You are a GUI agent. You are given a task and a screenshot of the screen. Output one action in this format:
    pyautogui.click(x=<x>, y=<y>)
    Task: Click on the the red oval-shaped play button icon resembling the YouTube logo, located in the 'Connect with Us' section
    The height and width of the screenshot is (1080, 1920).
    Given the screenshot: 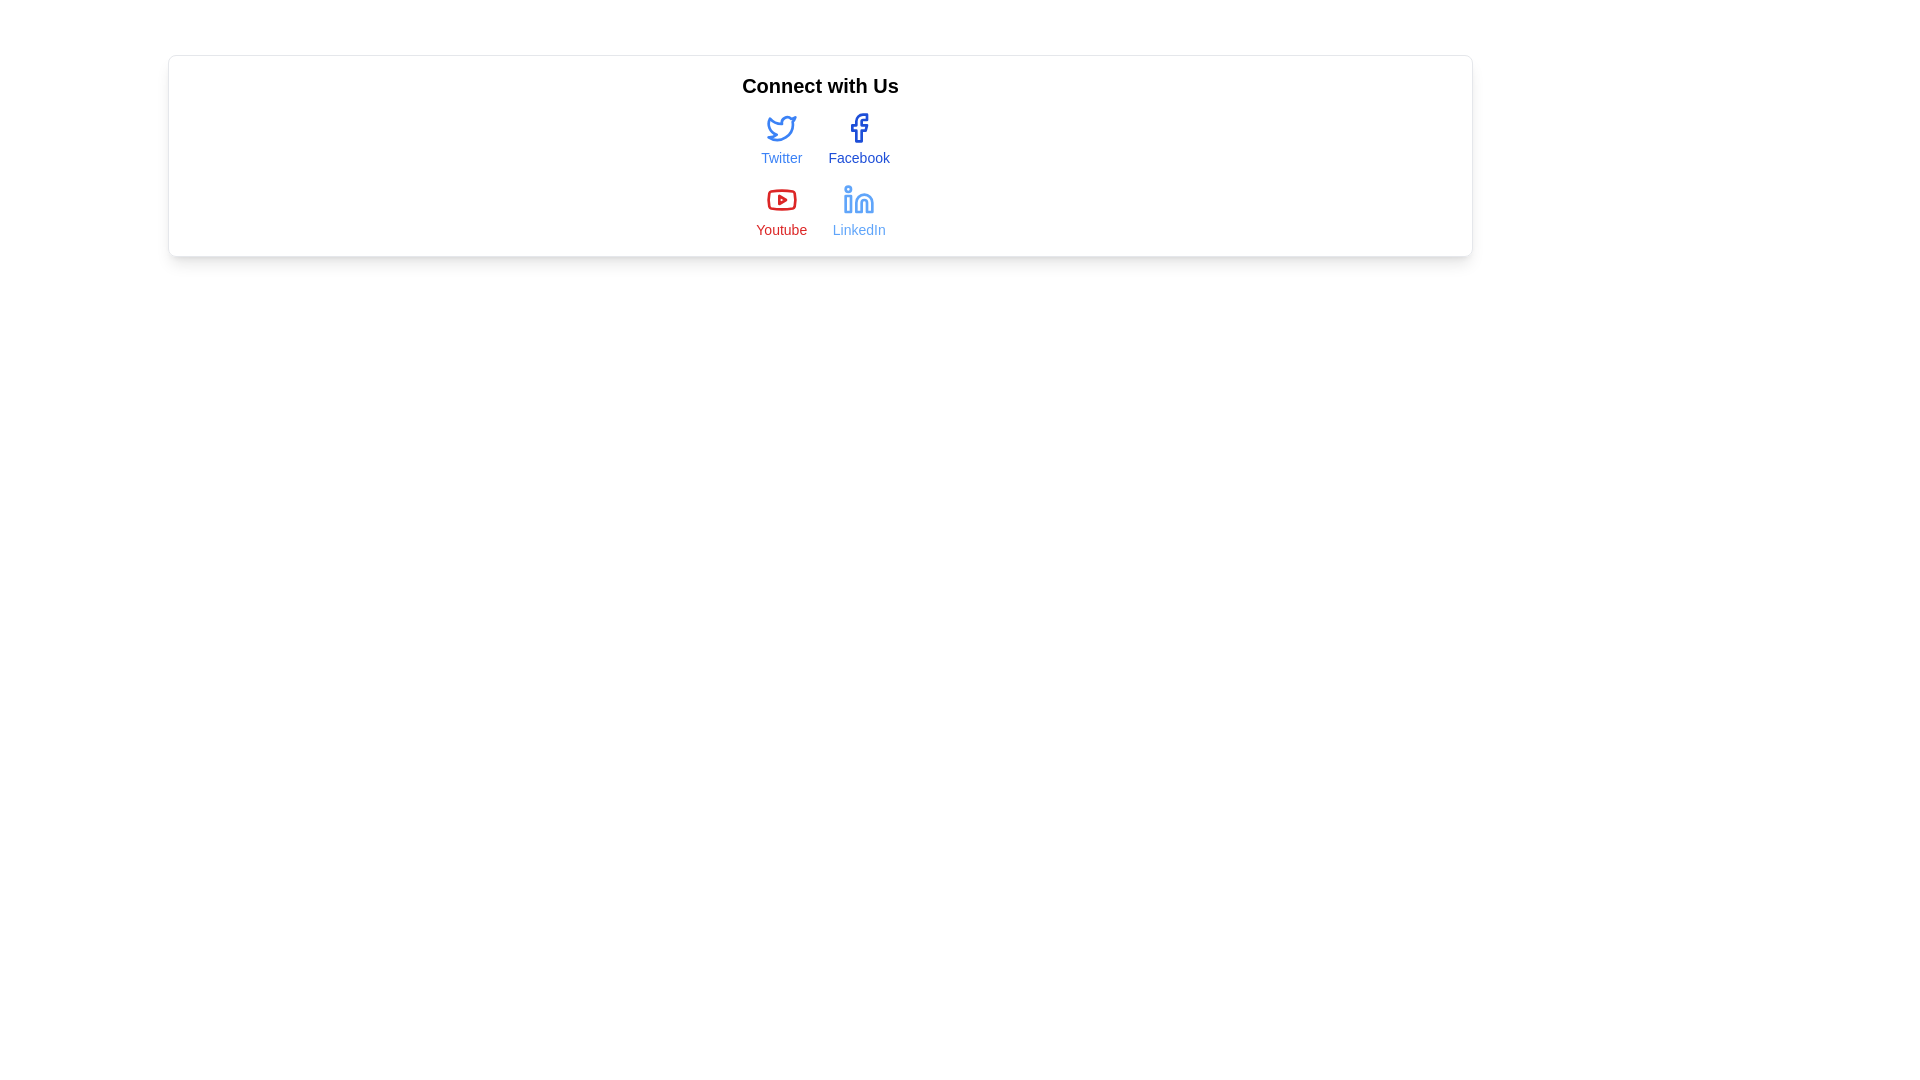 What is the action you would take?
    pyautogui.click(x=780, y=200)
    